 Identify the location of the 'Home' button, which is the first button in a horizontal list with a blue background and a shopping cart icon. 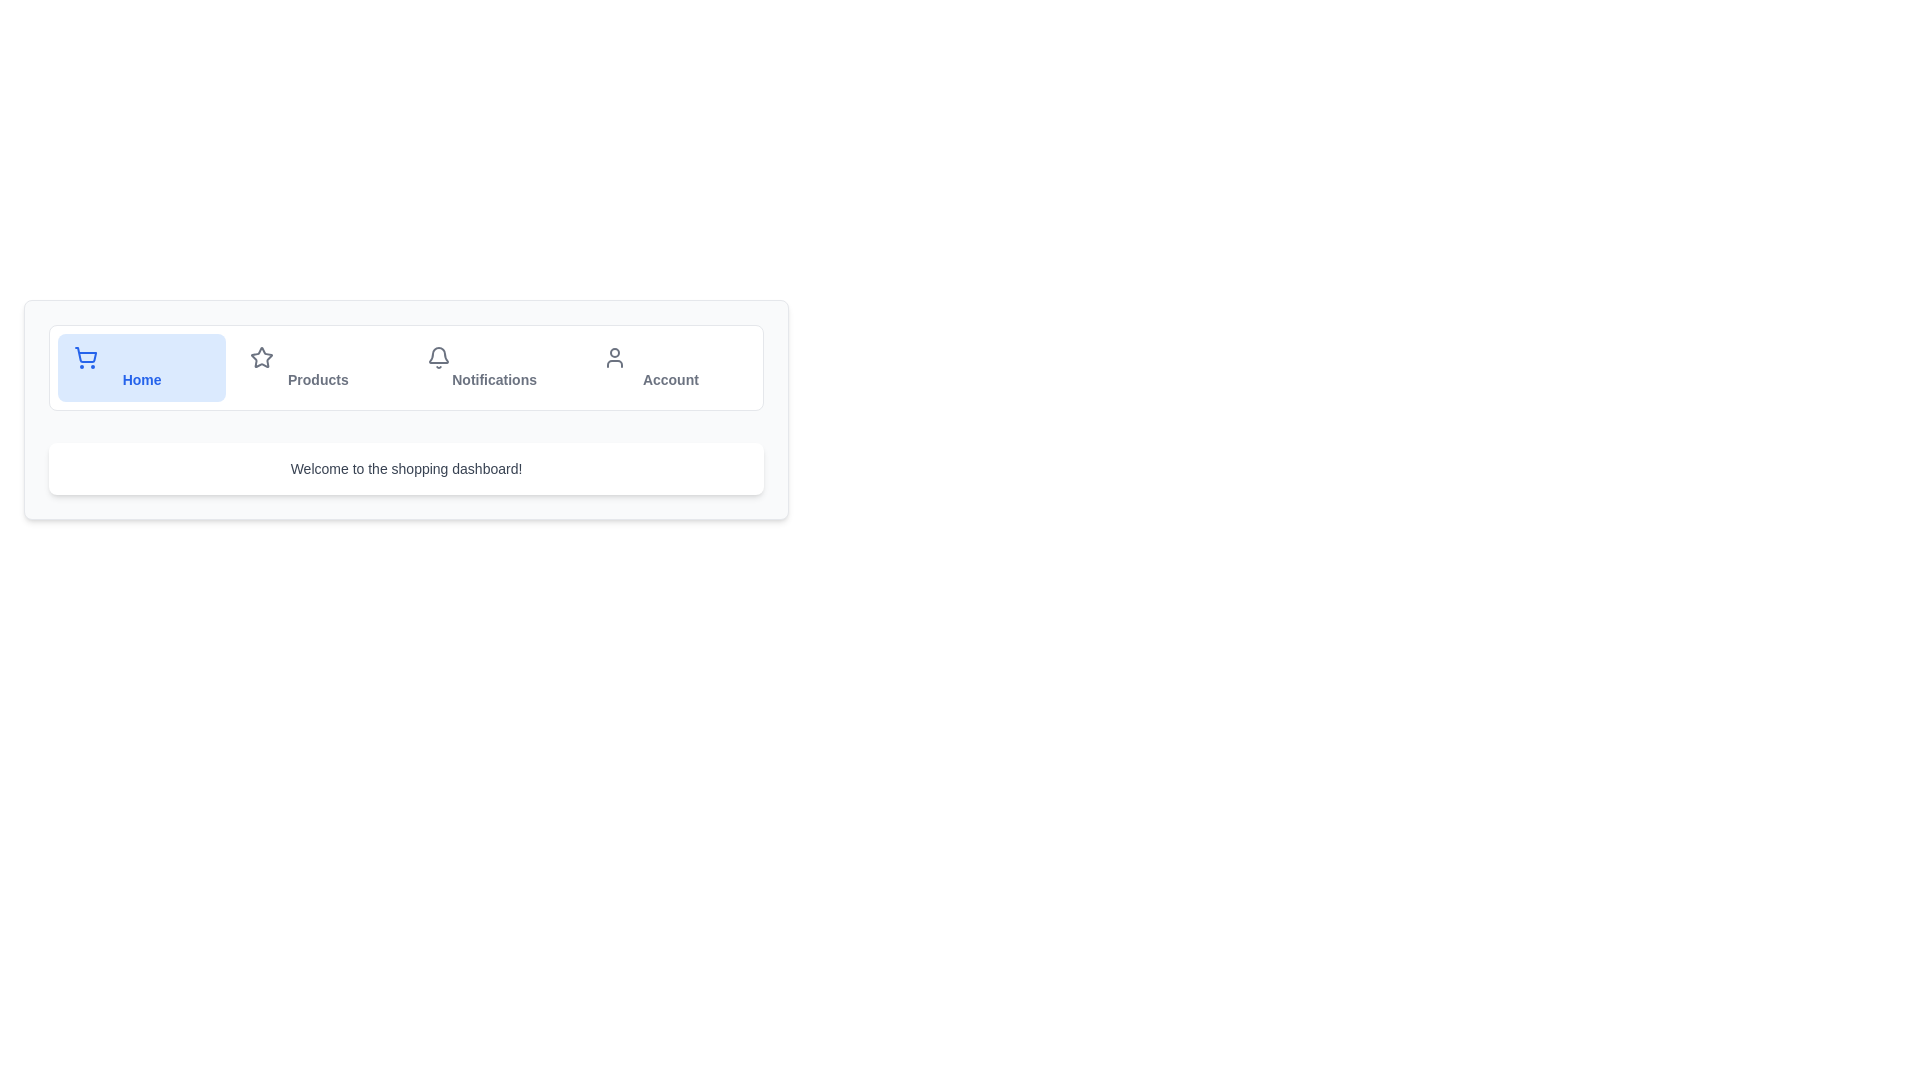
(141, 367).